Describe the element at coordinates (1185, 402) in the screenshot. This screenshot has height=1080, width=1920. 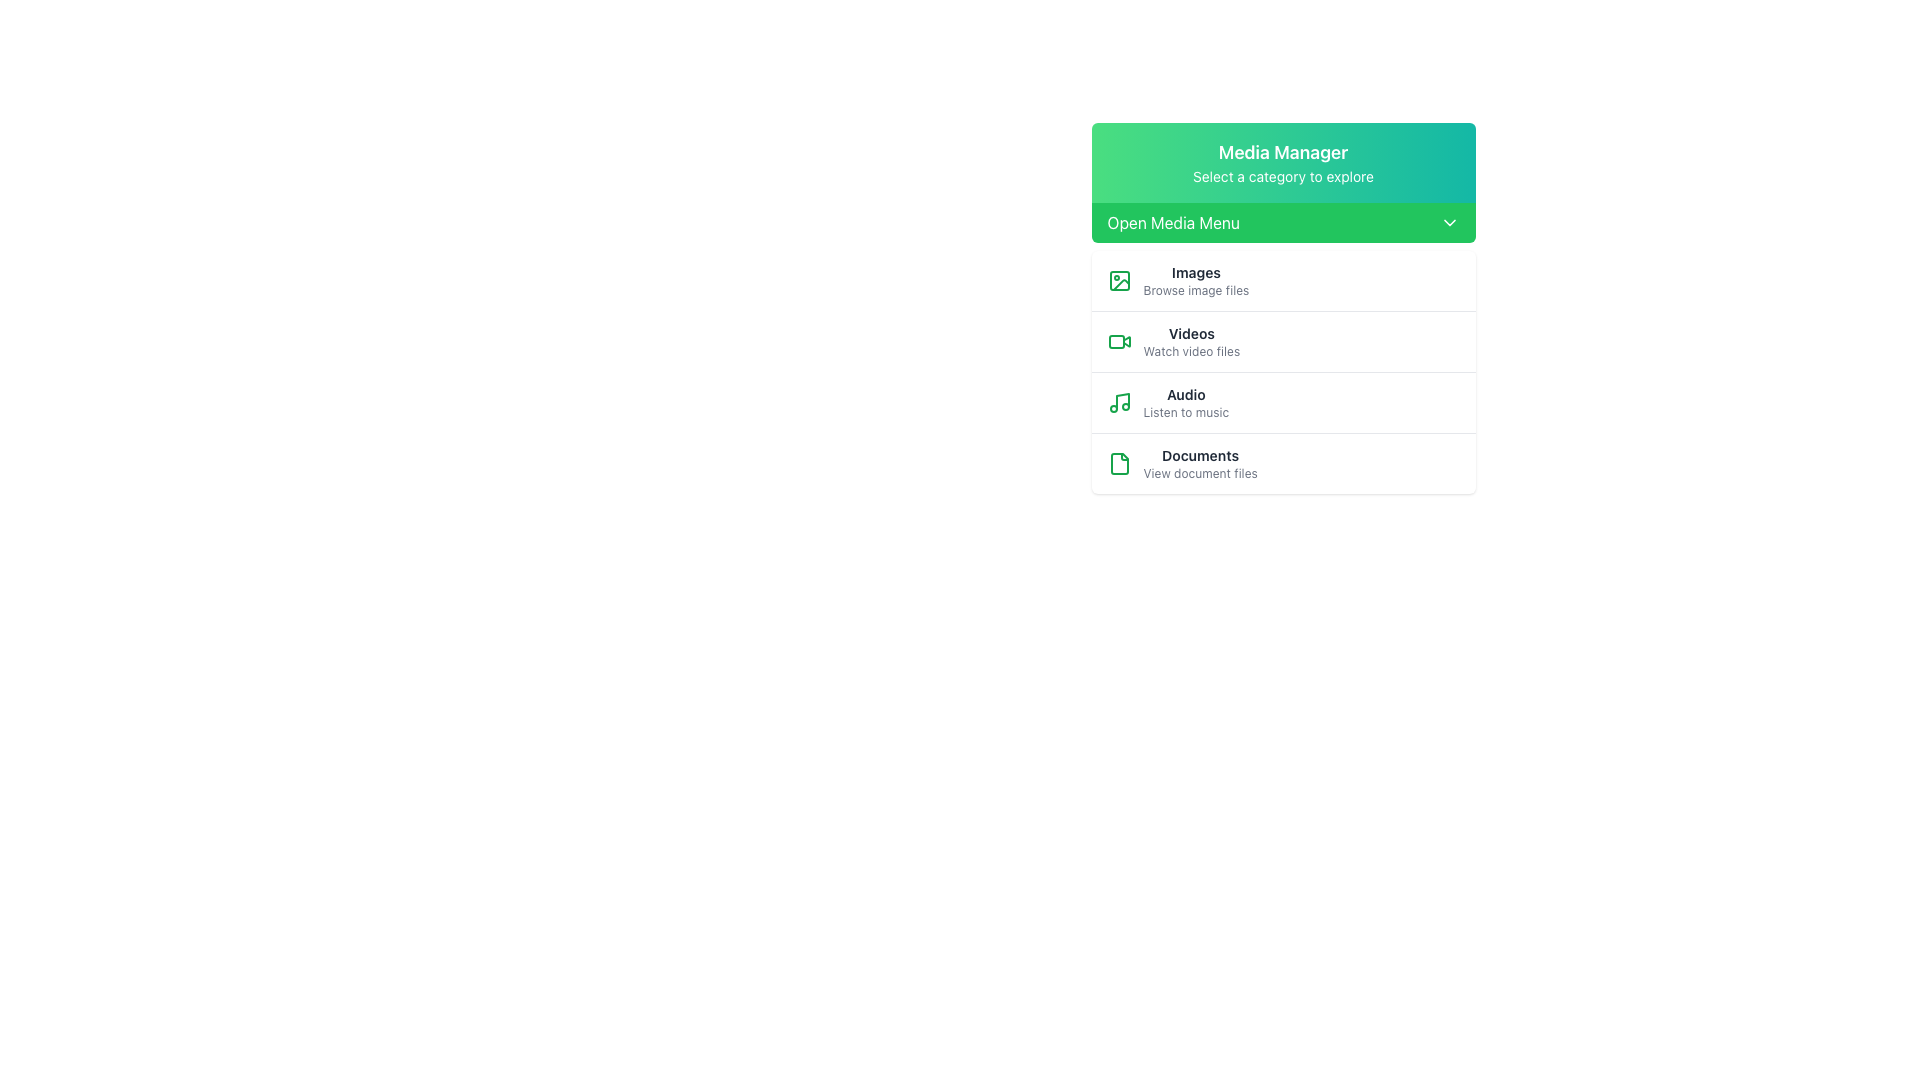
I see `the 'Audio' option in the Media Manager interface, which is represented by a bold title and subtitle with an associated music icon to its left` at that location.